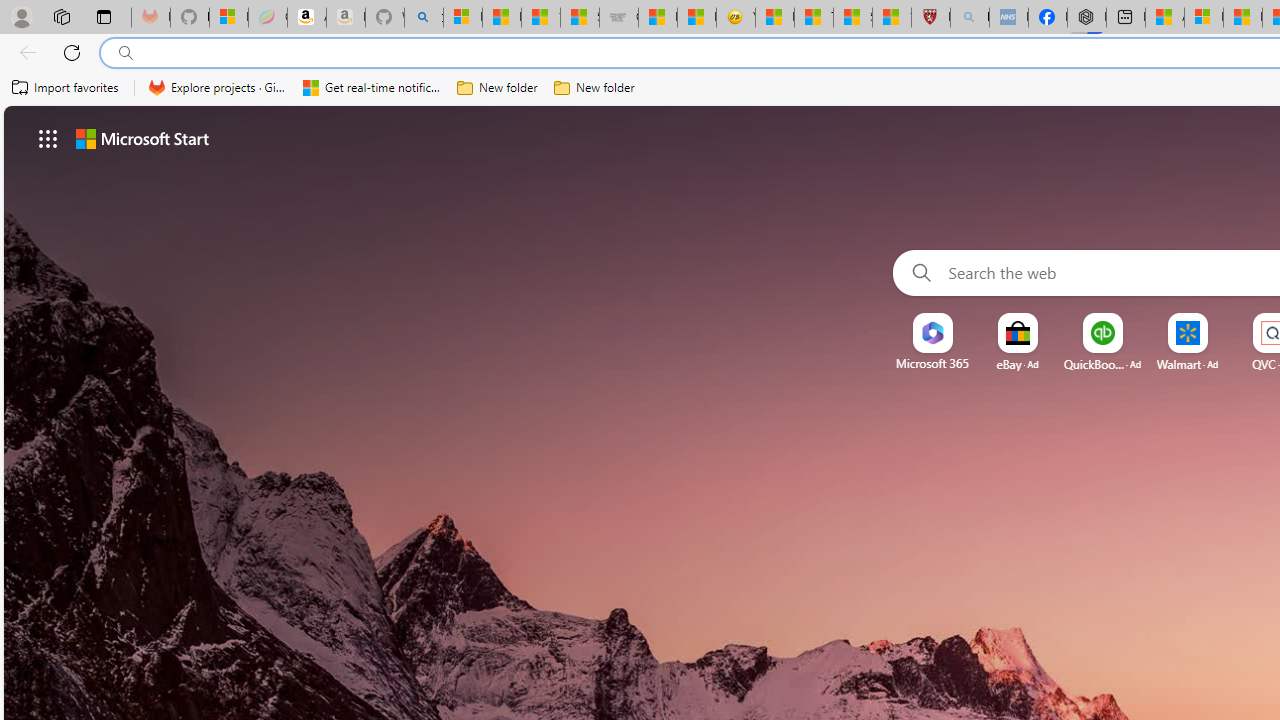  I want to click on 'Robert H. Shmerling, MD - Harvard Health', so click(929, 17).